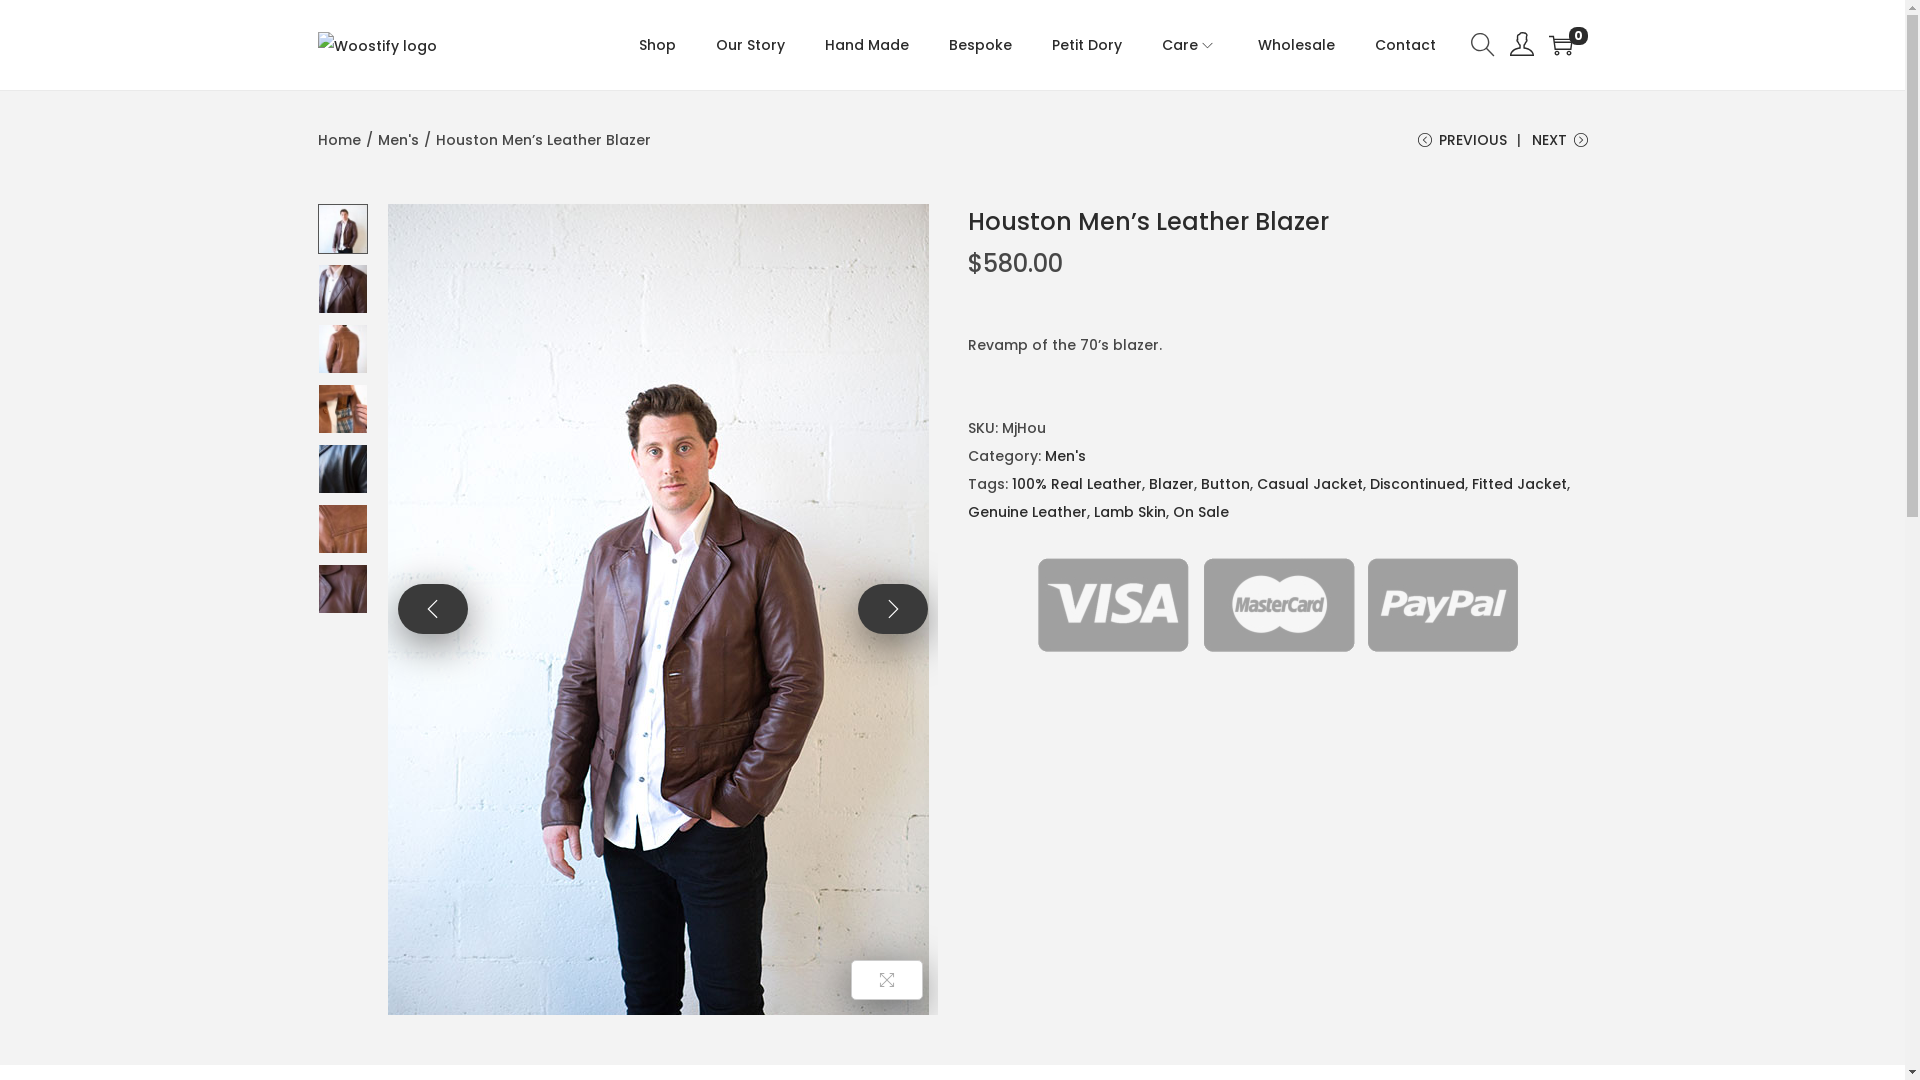 The height and width of the screenshot is (1080, 1920). I want to click on 'Wholesale', so click(1296, 45).